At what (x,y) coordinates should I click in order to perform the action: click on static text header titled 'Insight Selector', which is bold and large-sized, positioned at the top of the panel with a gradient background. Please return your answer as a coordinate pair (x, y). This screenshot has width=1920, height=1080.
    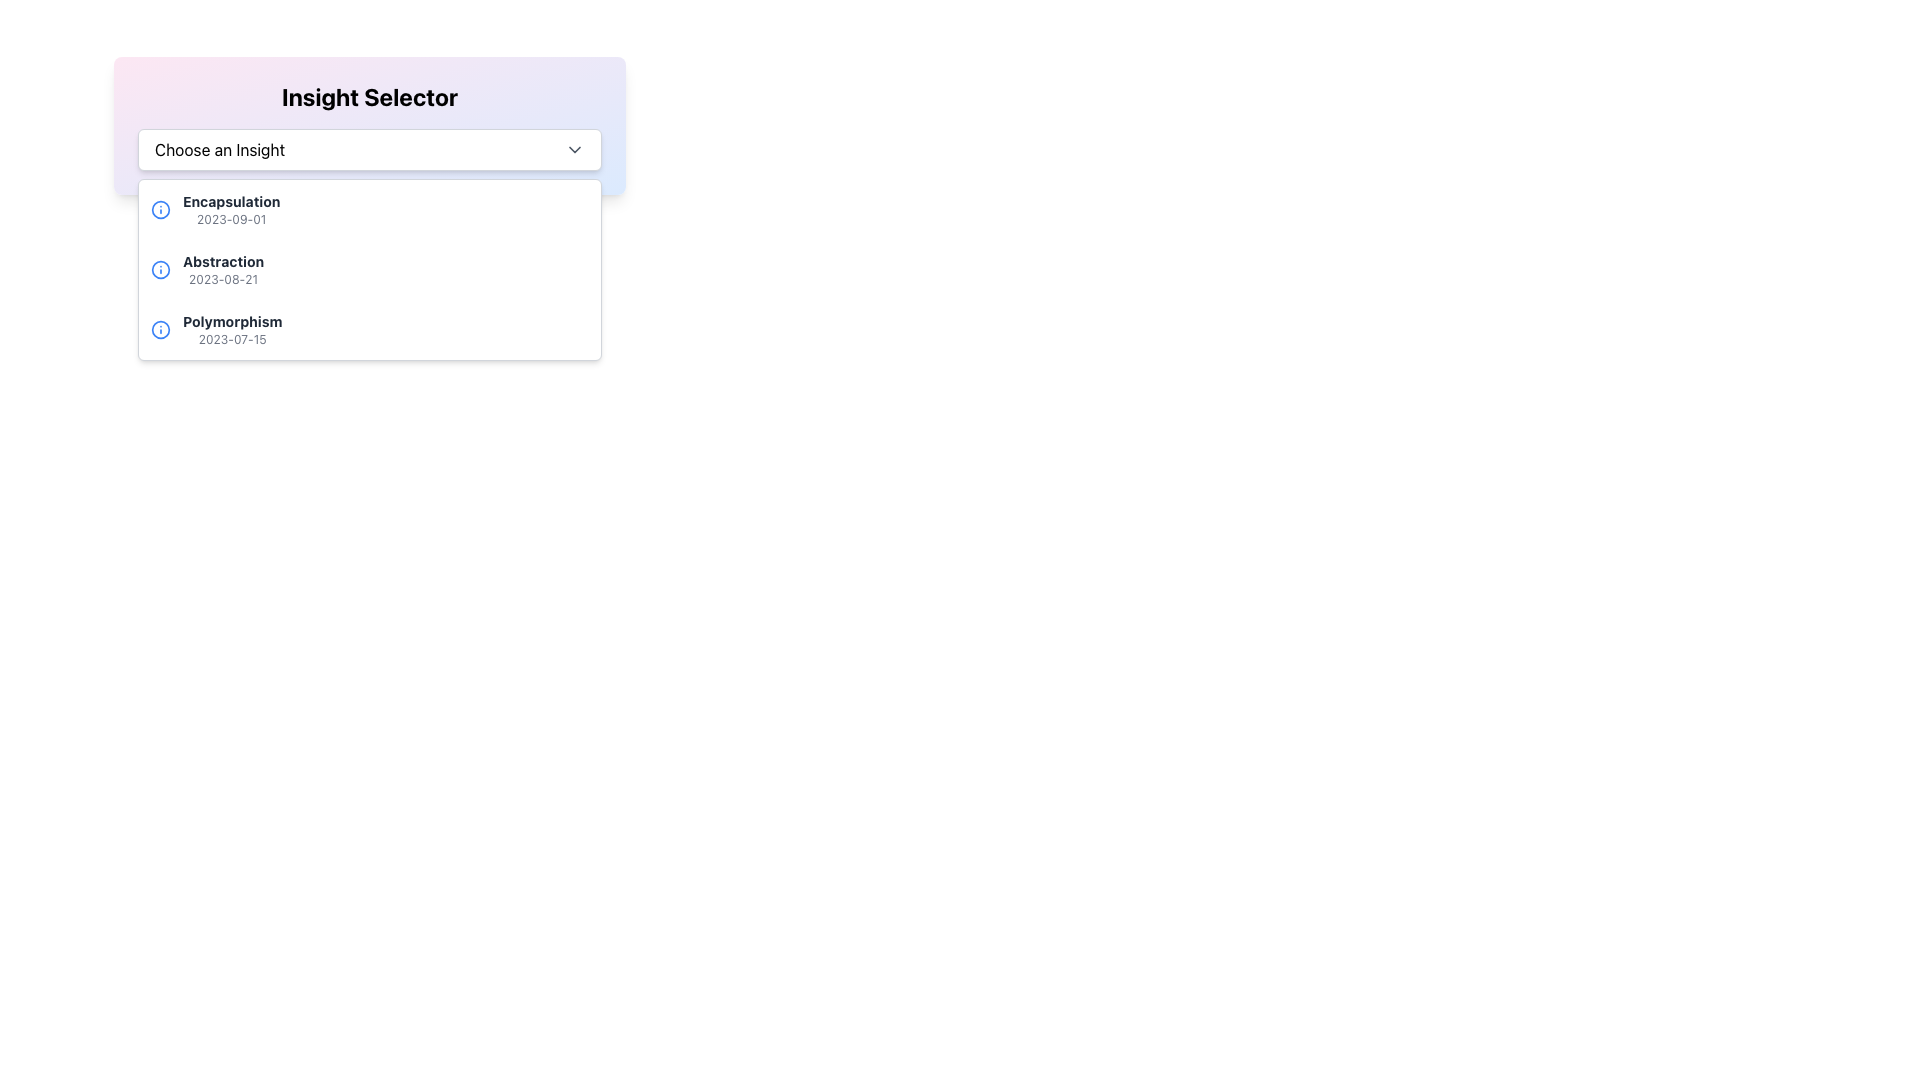
    Looking at the image, I should click on (369, 96).